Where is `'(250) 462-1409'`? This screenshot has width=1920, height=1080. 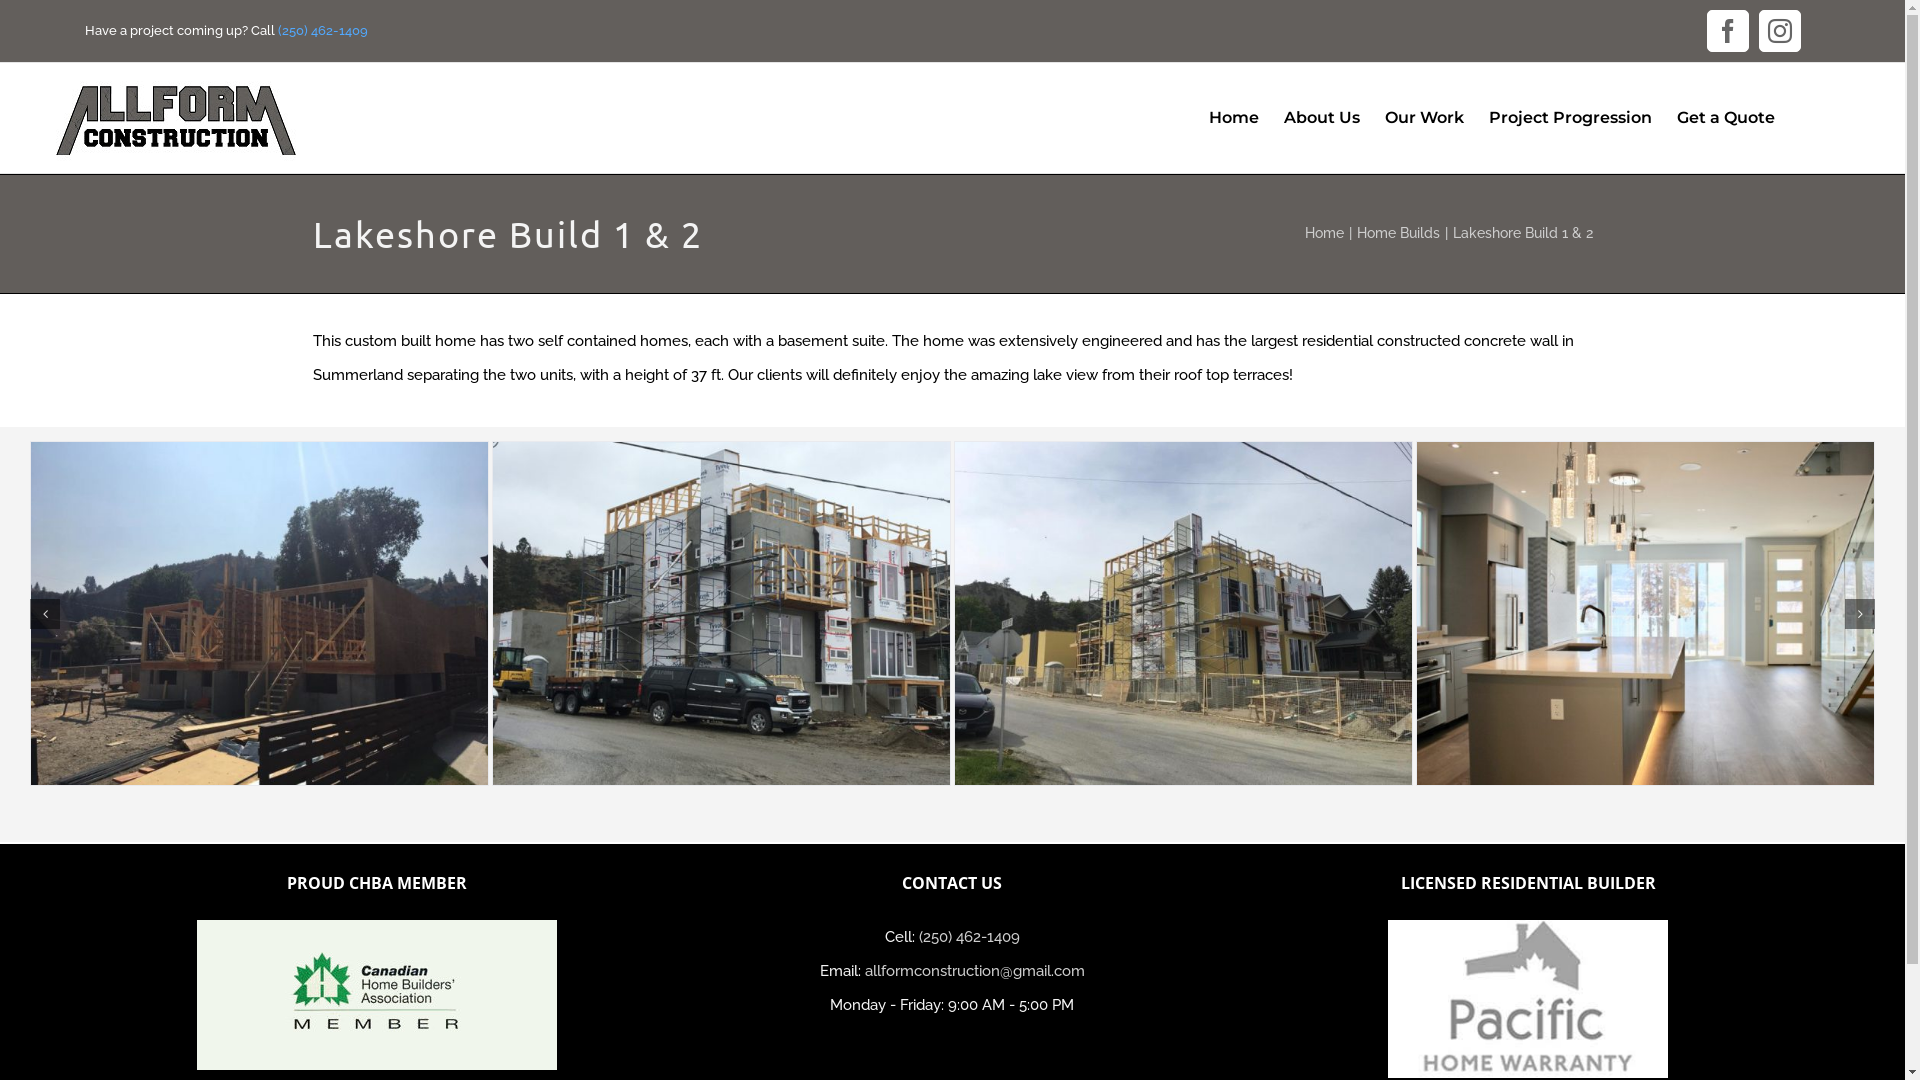 '(250) 462-1409' is located at coordinates (322, 30).